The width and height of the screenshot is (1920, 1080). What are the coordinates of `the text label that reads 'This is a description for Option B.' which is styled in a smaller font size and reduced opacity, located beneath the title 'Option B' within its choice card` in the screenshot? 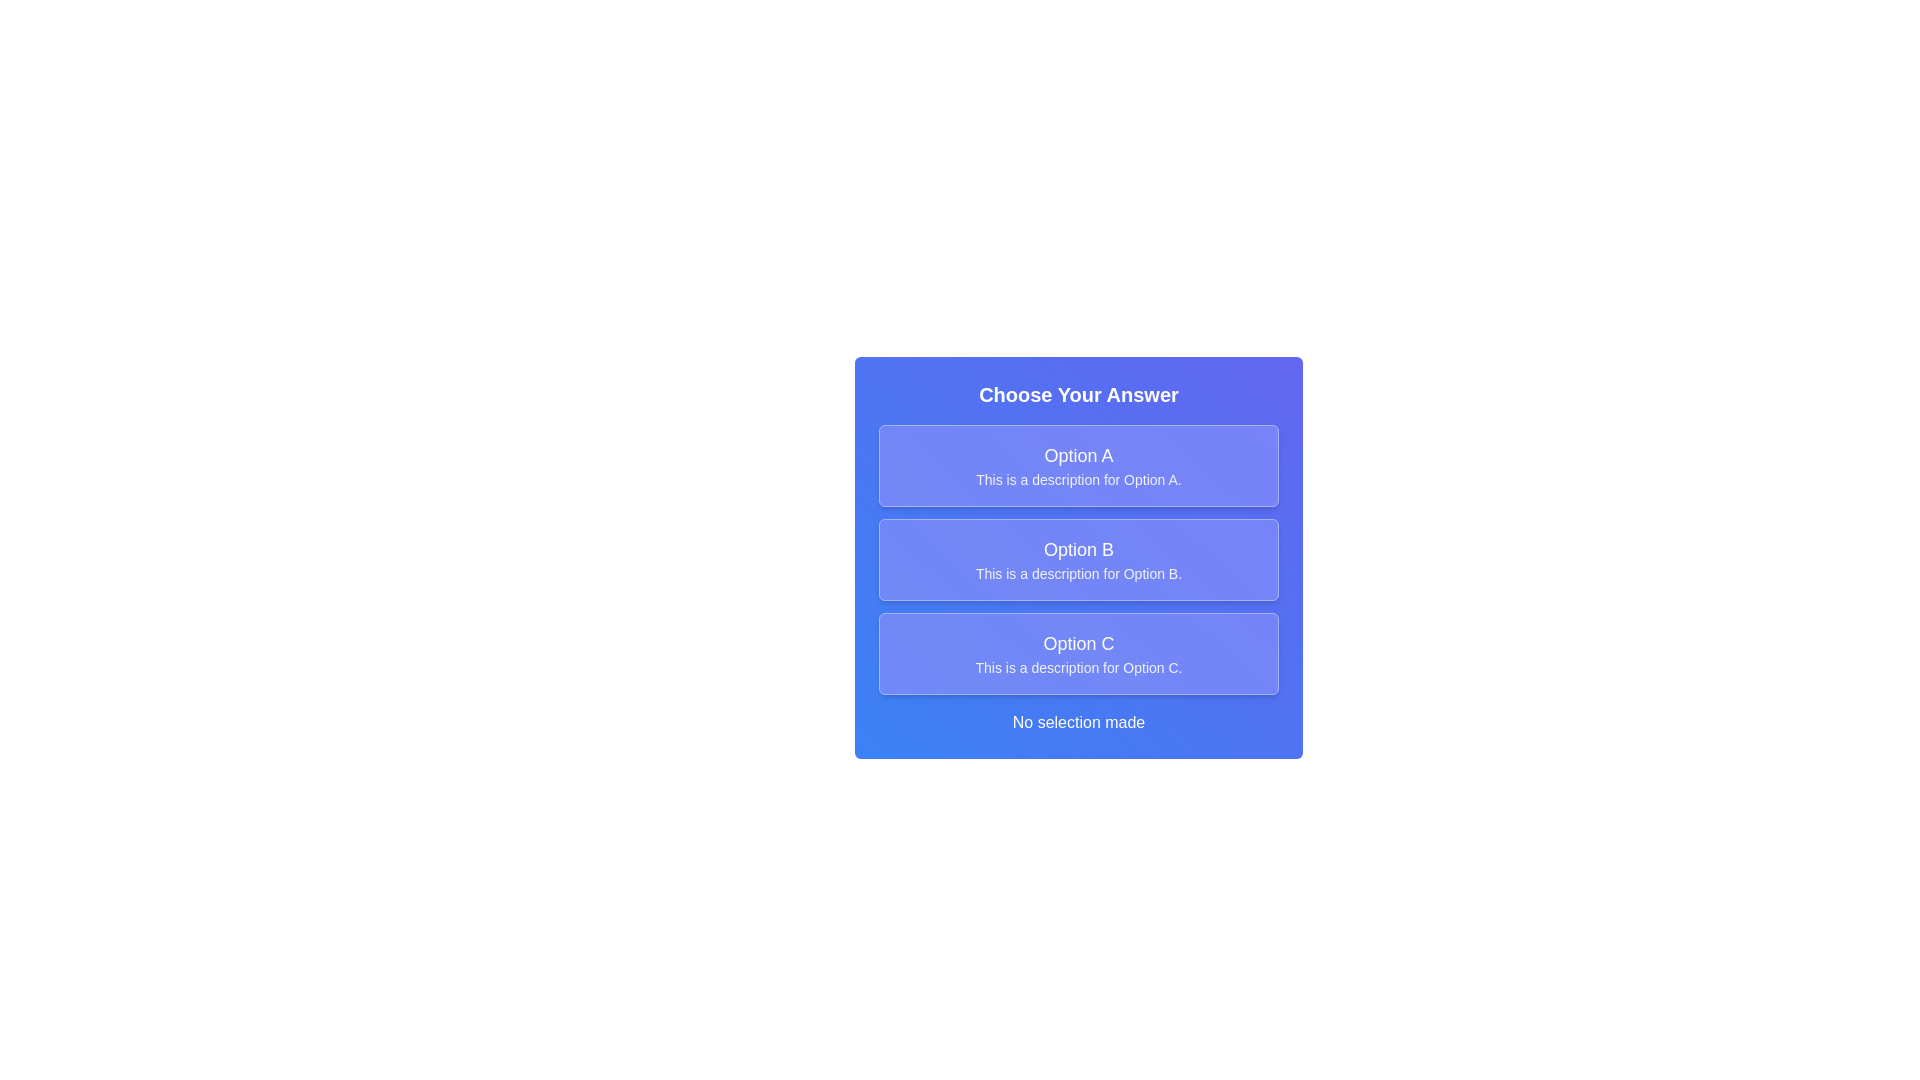 It's located at (1078, 574).